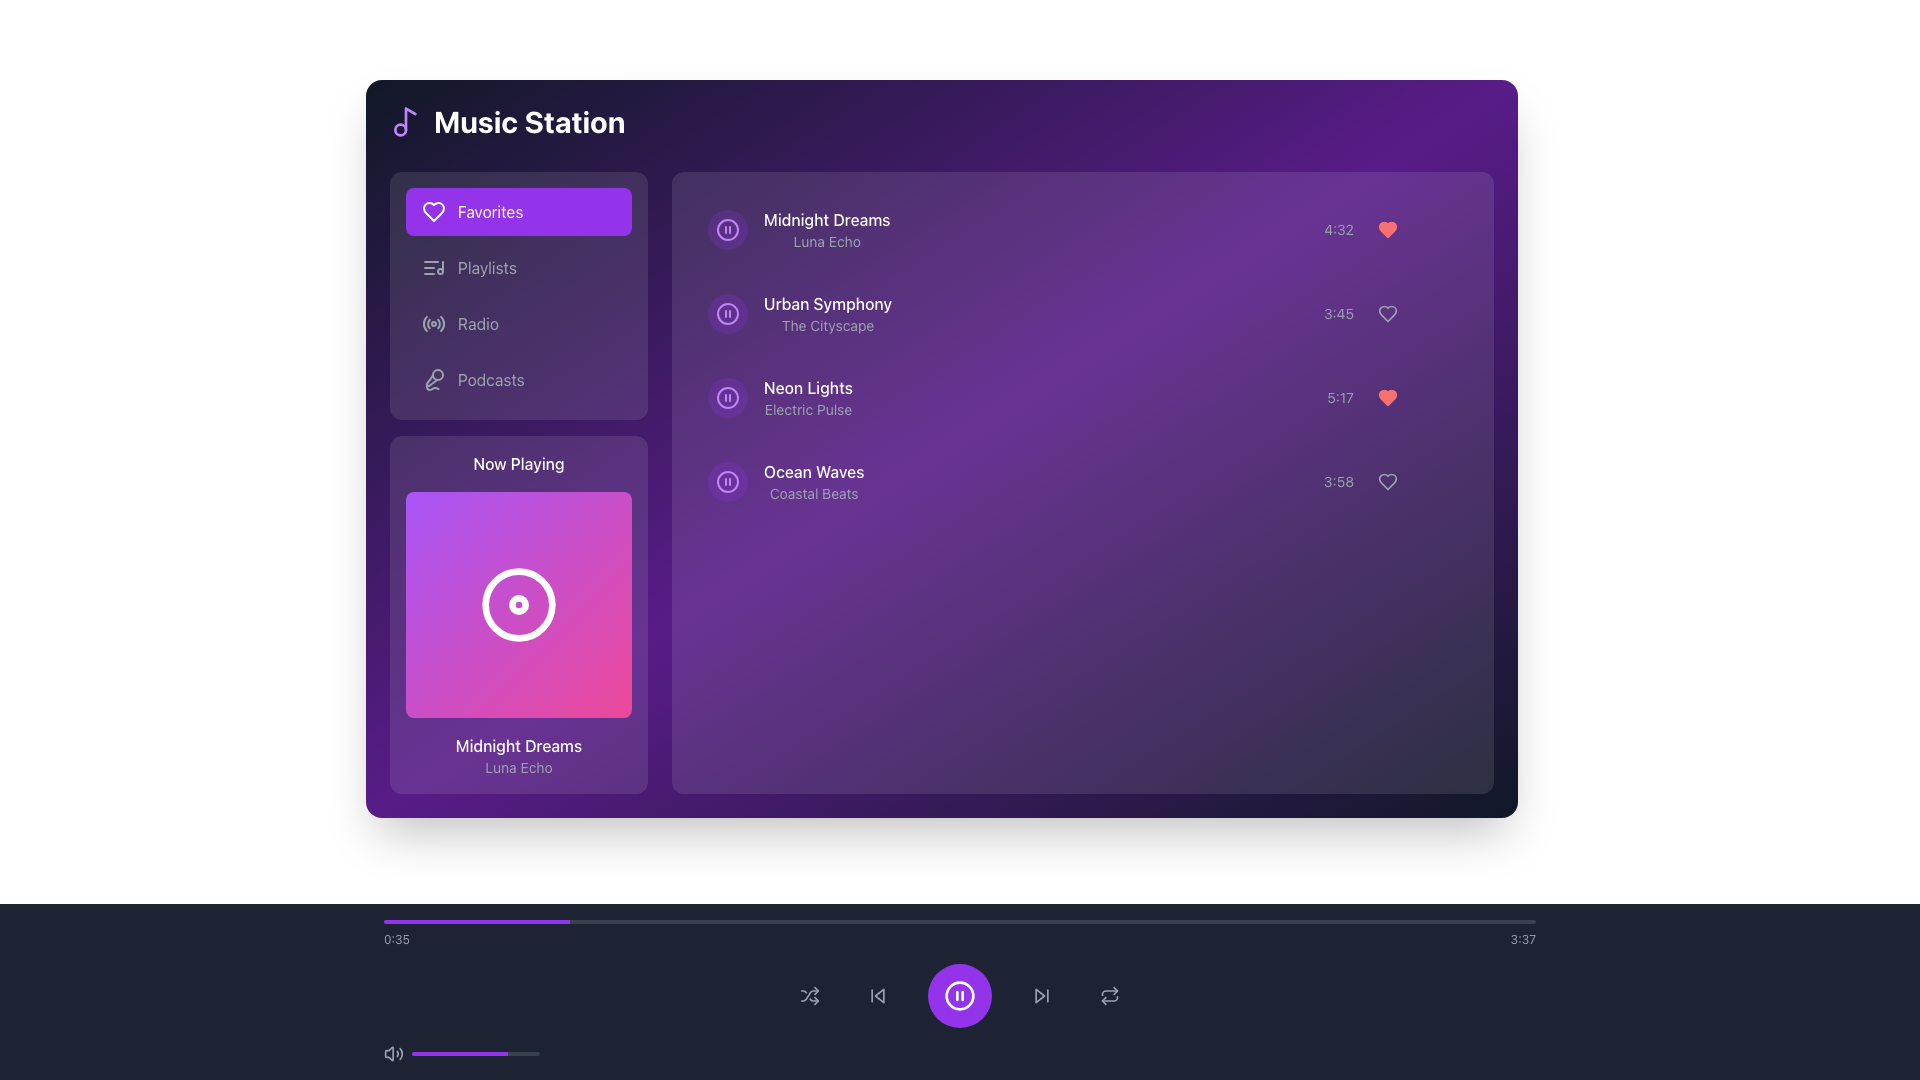 The image size is (1920, 1080). What do you see at coordinates (810, 995) in the screenshot?
I see `the shuffle icon, which is styled as crossed arrows and located second from the right in the bottom control bar` at bounding box center [810, 995].